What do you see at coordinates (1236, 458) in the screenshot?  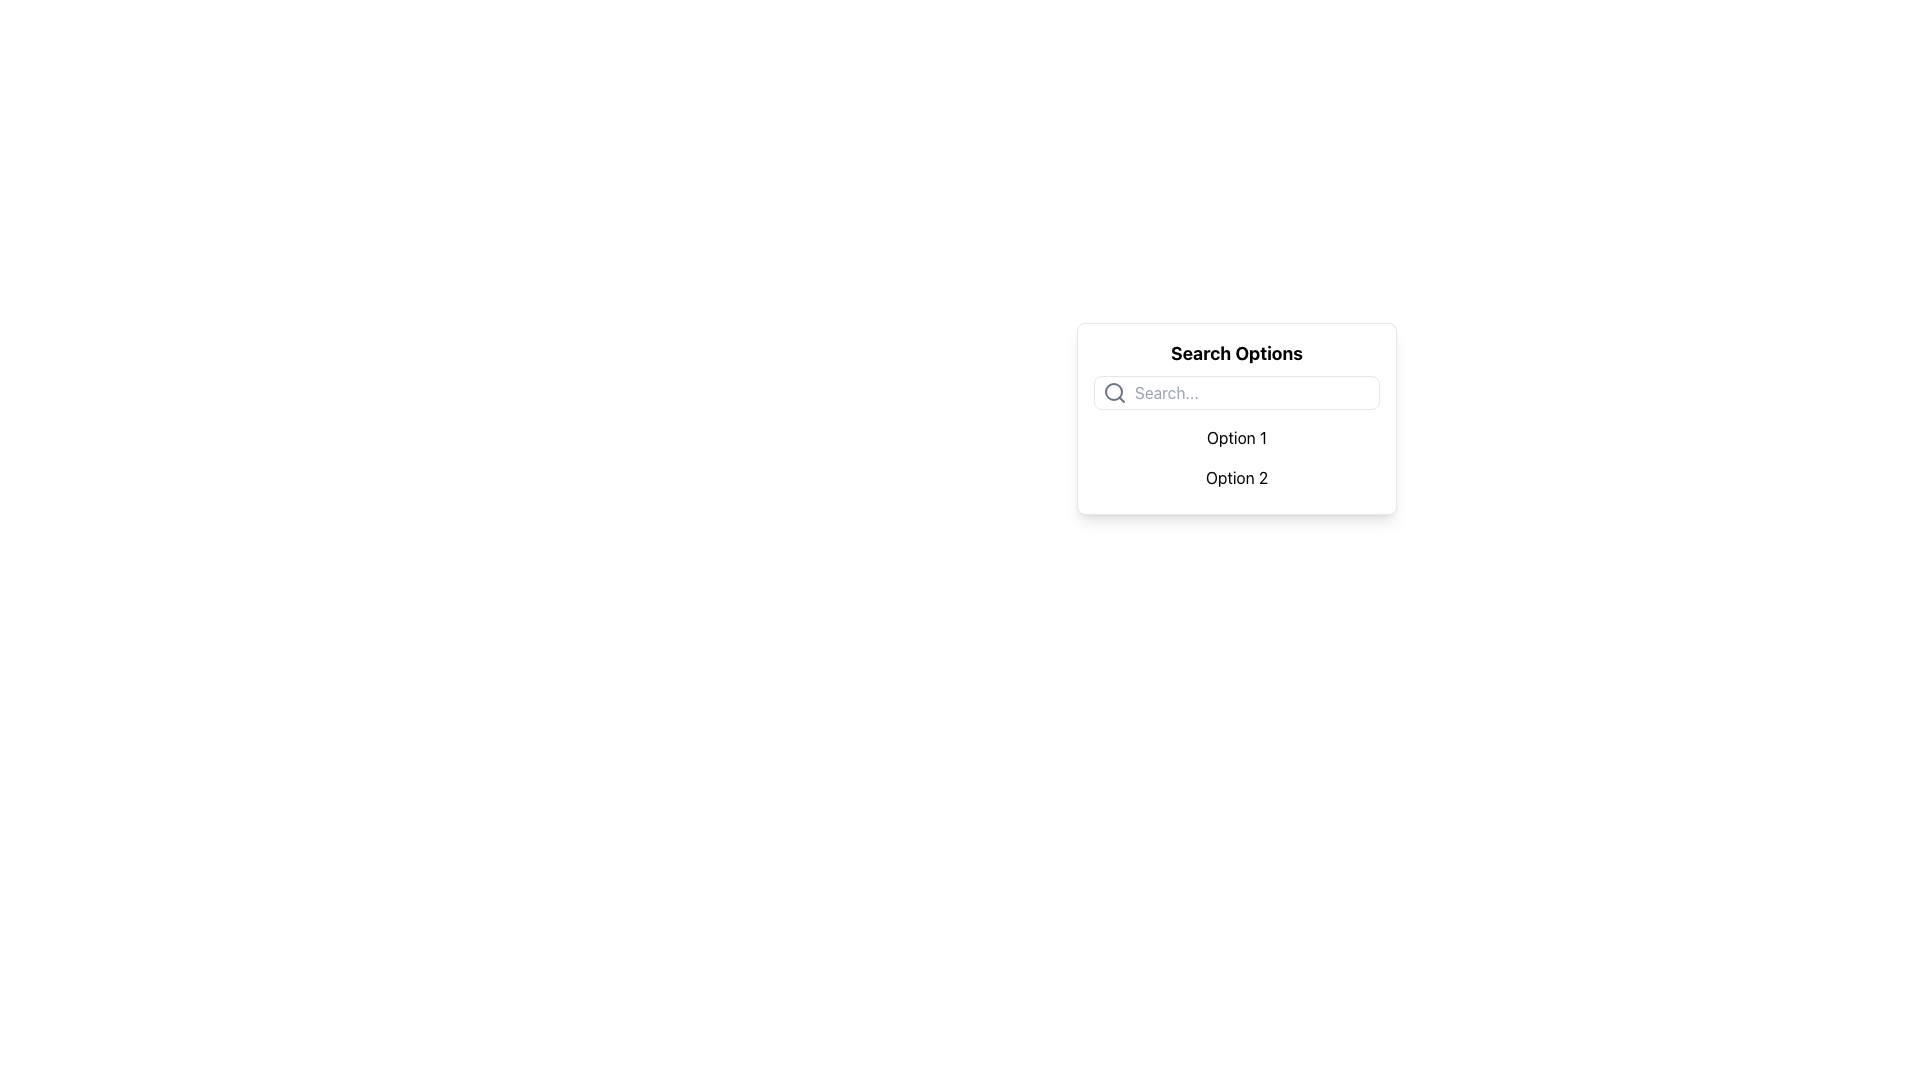 I see `the Dropdown/List options located below the search bar in the 'Search Options' panel` at bounding box center [1236, 458].